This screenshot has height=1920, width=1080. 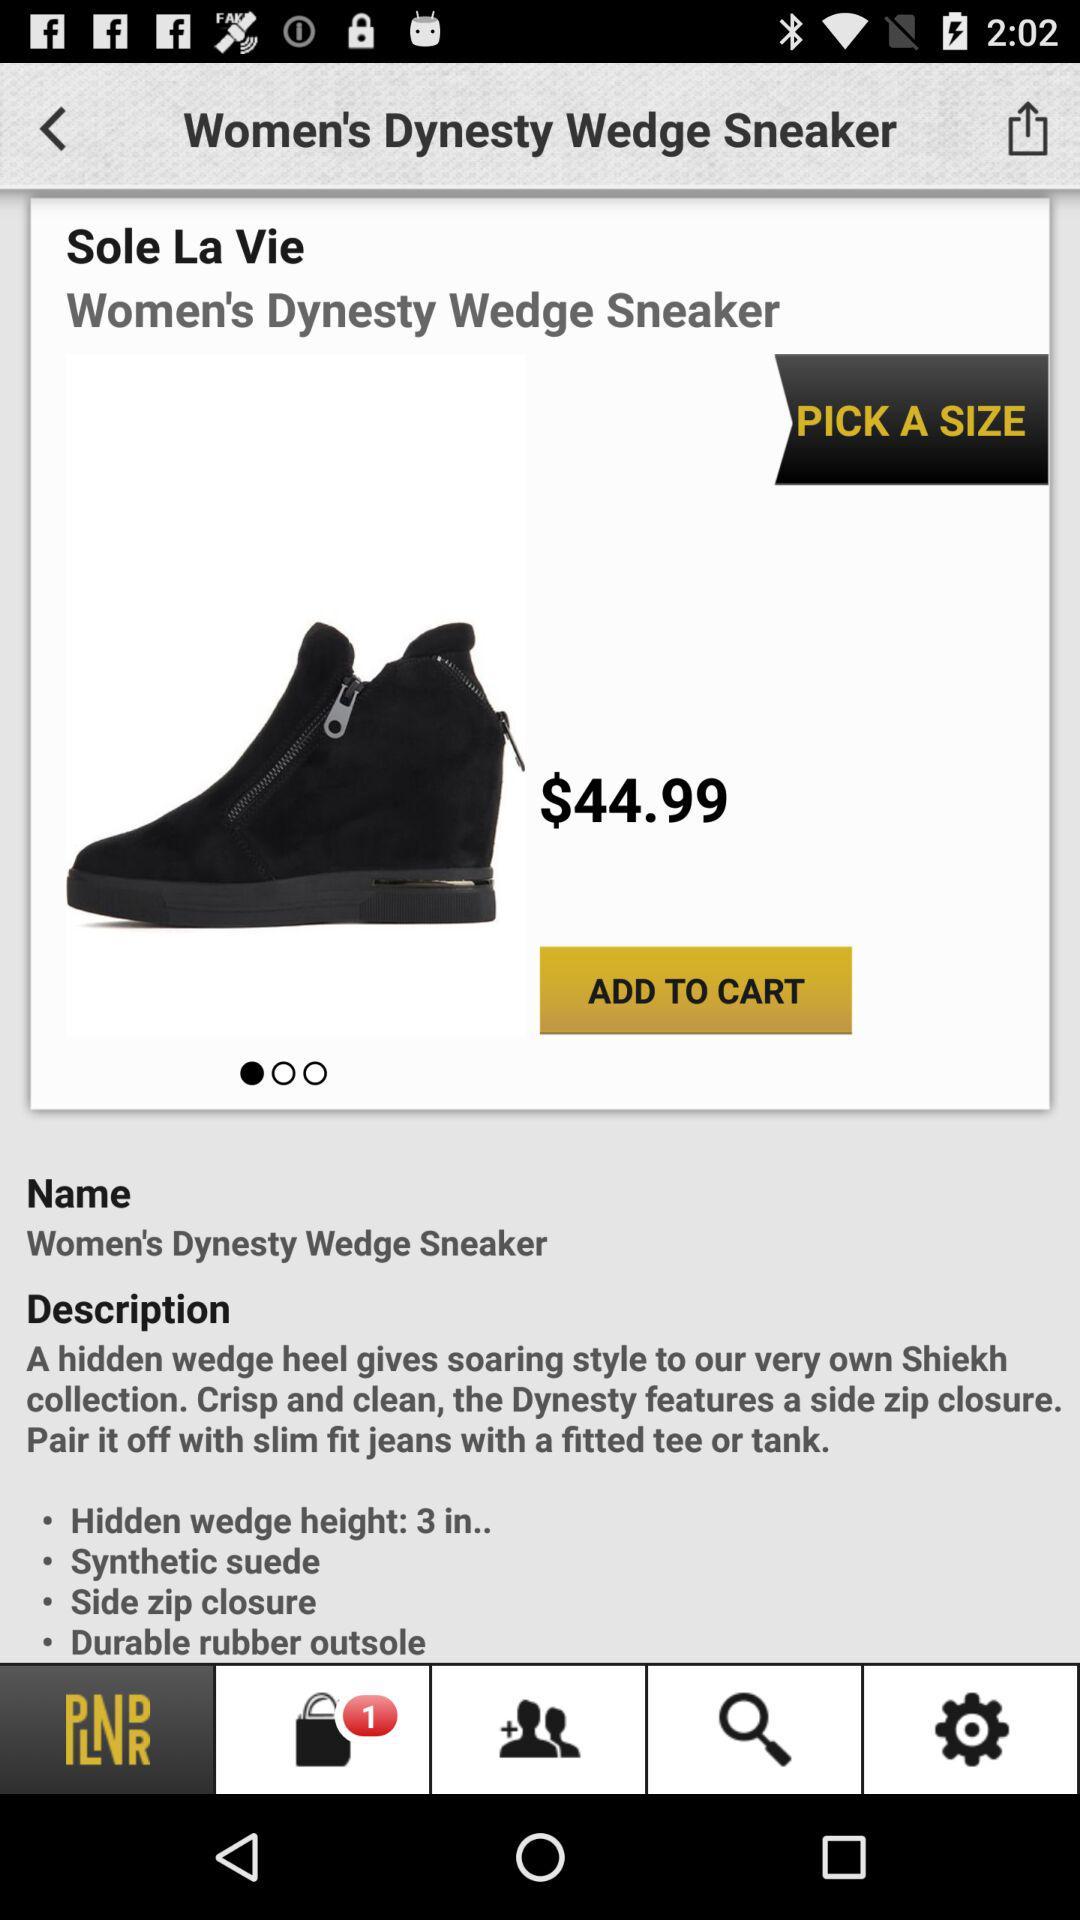 I want to click on the arrow_backward icon, so click(x=51, y=136).